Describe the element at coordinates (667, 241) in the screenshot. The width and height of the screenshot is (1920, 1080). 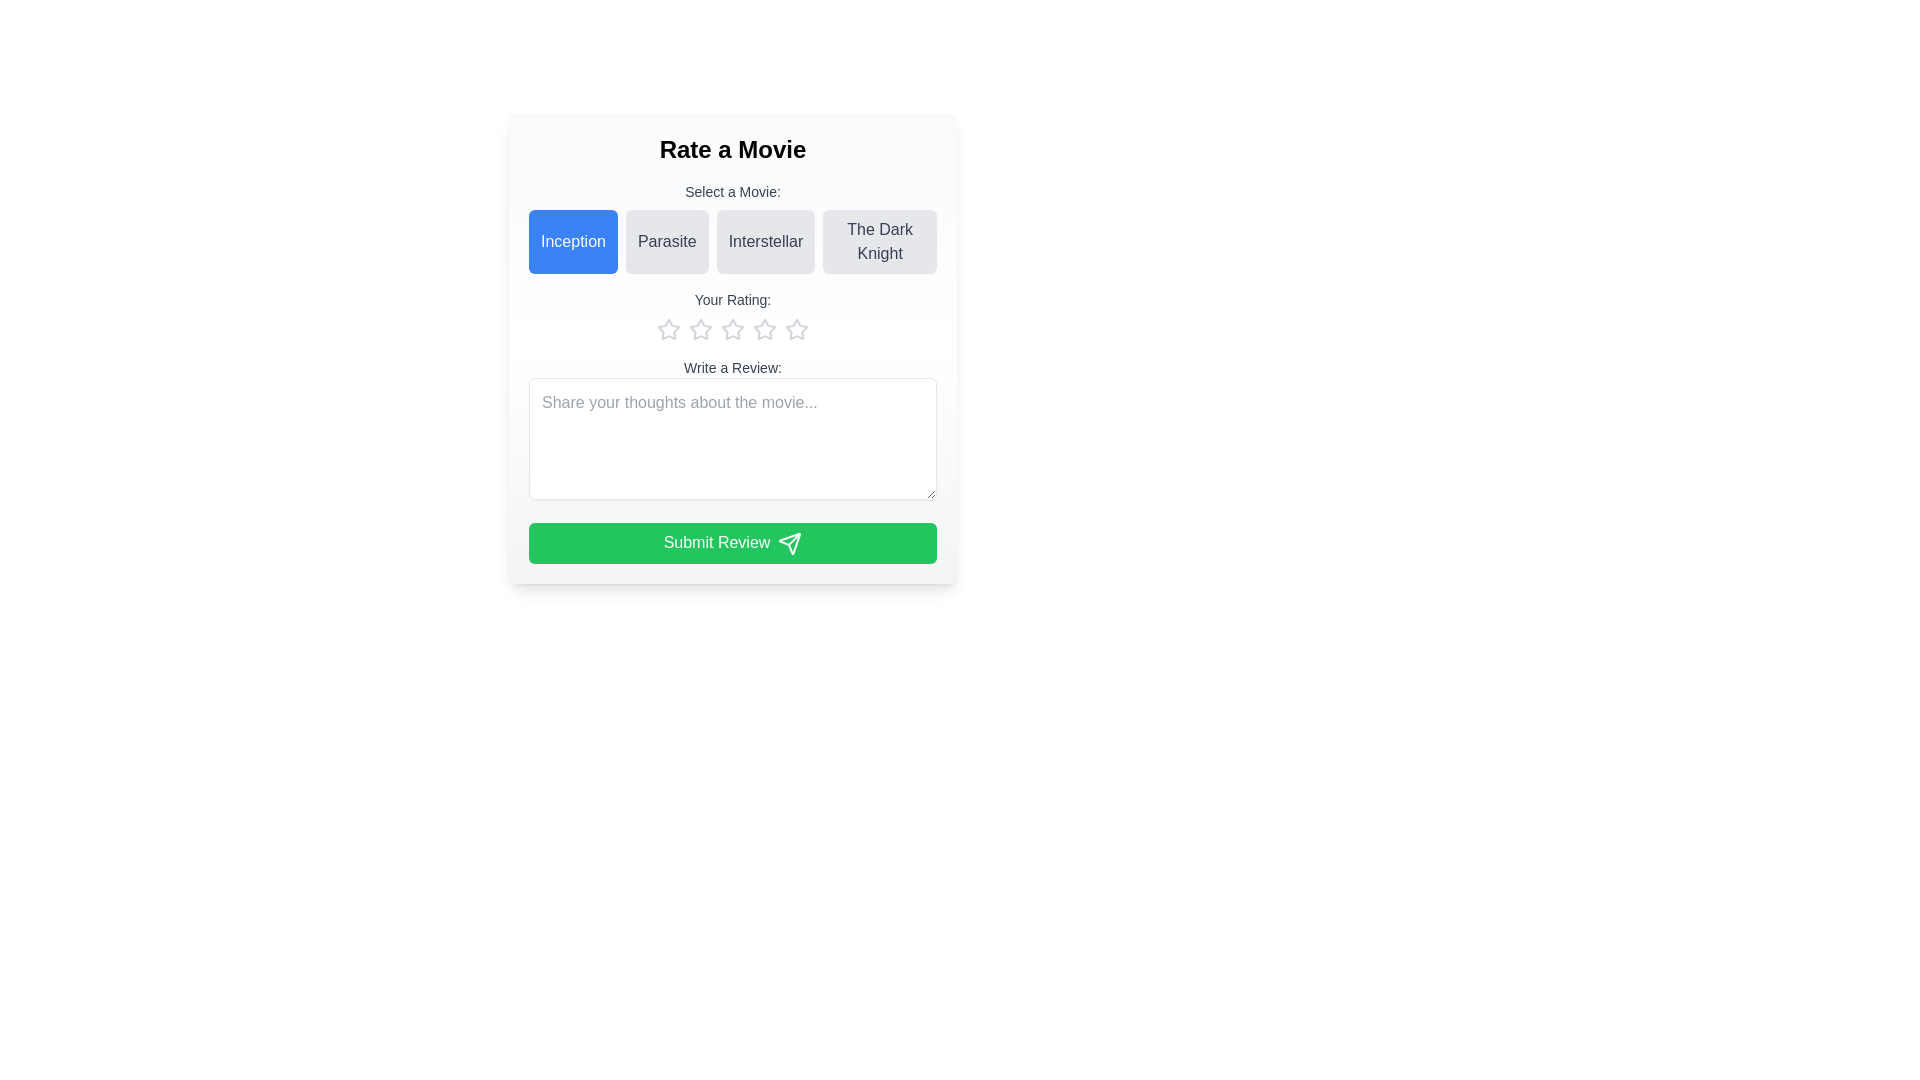
I see `the 'Parasite' button with a light gray background and medium gray text` at that location.